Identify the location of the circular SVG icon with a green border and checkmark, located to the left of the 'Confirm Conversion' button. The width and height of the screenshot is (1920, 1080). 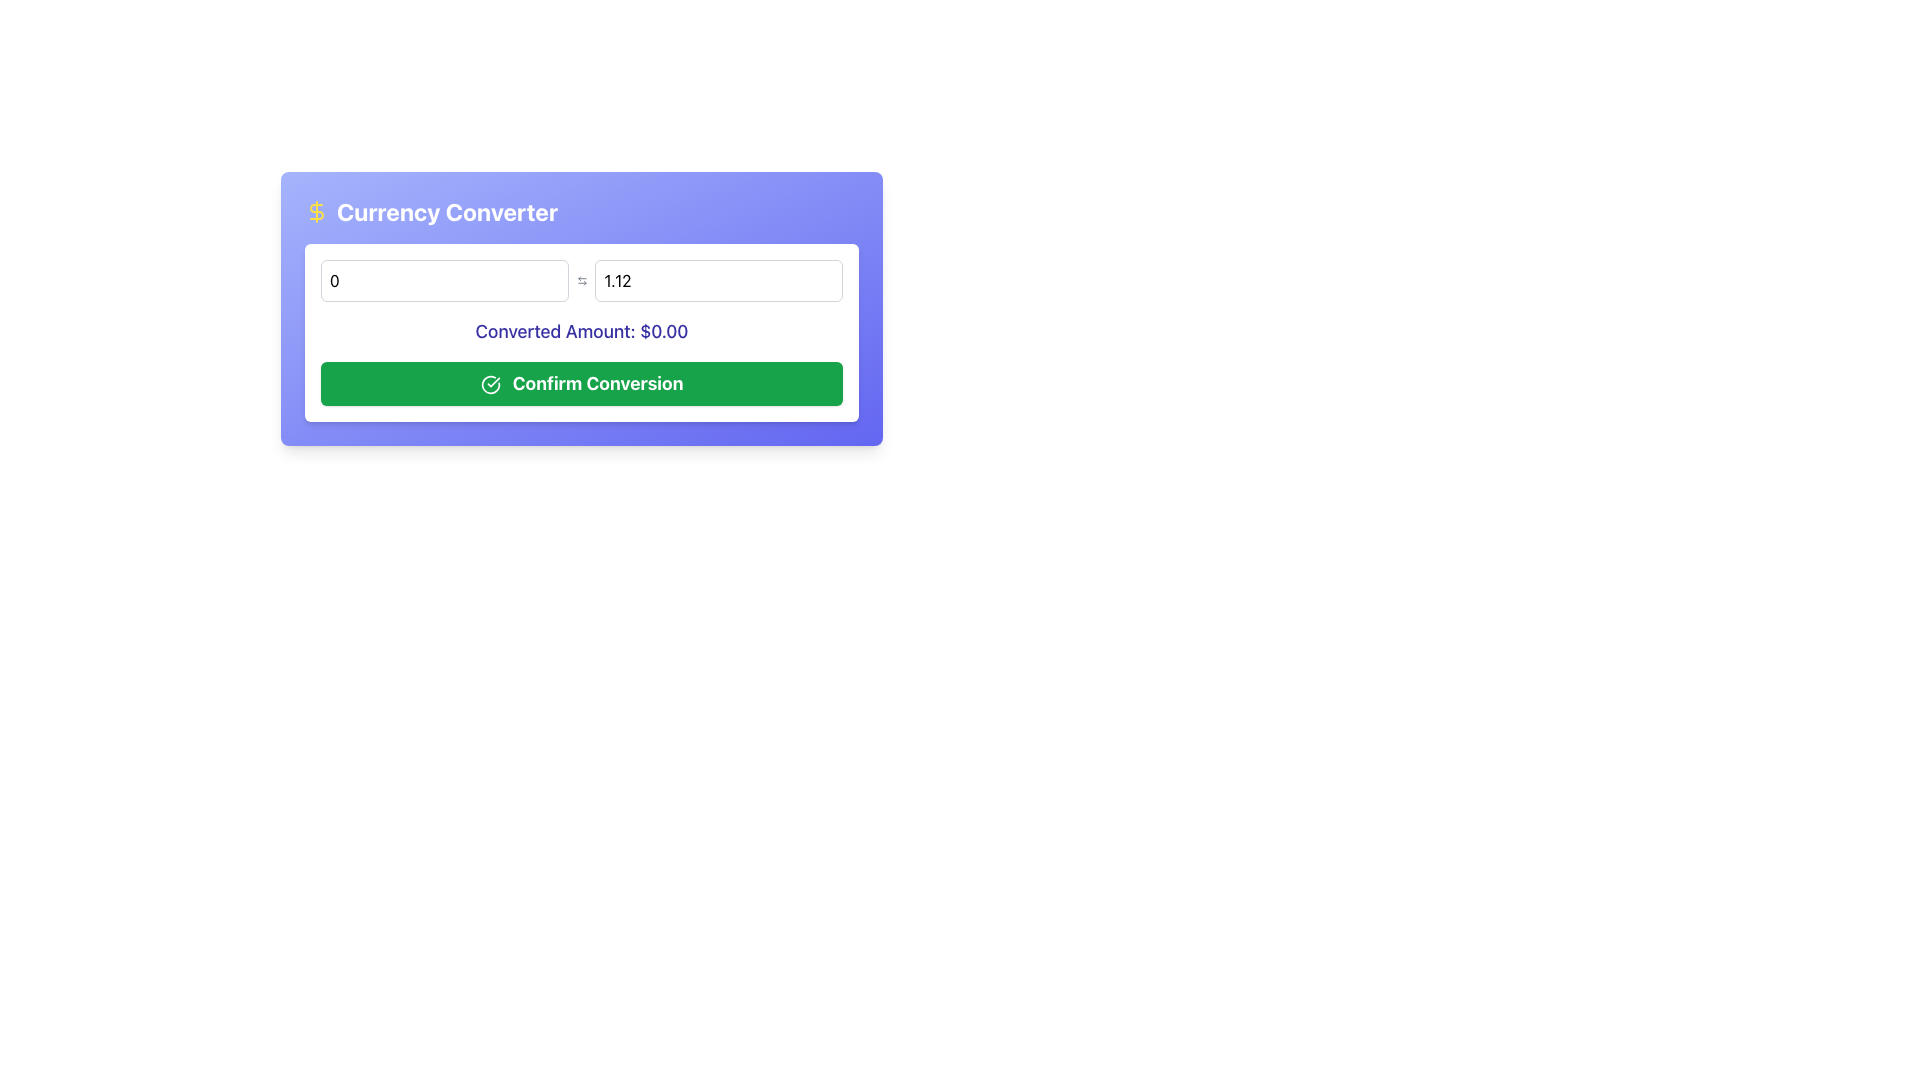
(490, 385).